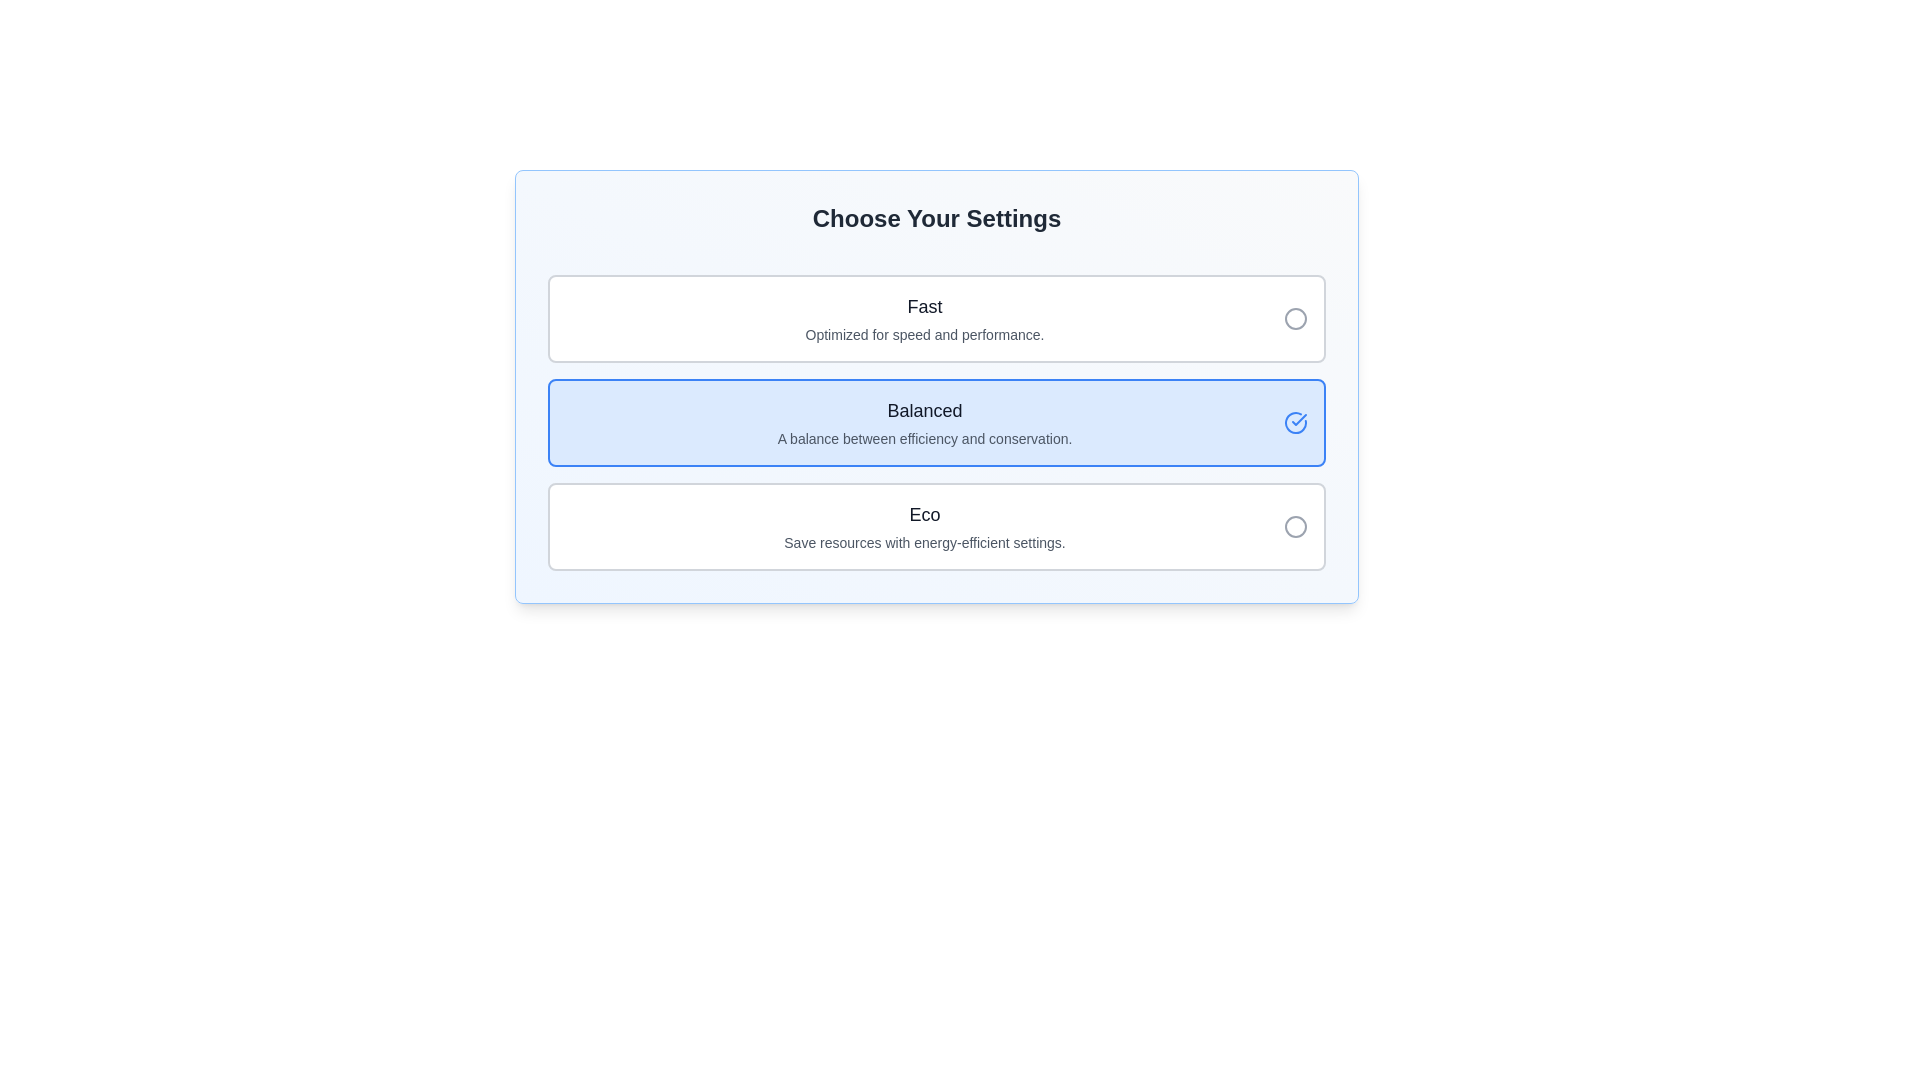  I want to click on the 'Eco' radio button located, so click(1296, 526).